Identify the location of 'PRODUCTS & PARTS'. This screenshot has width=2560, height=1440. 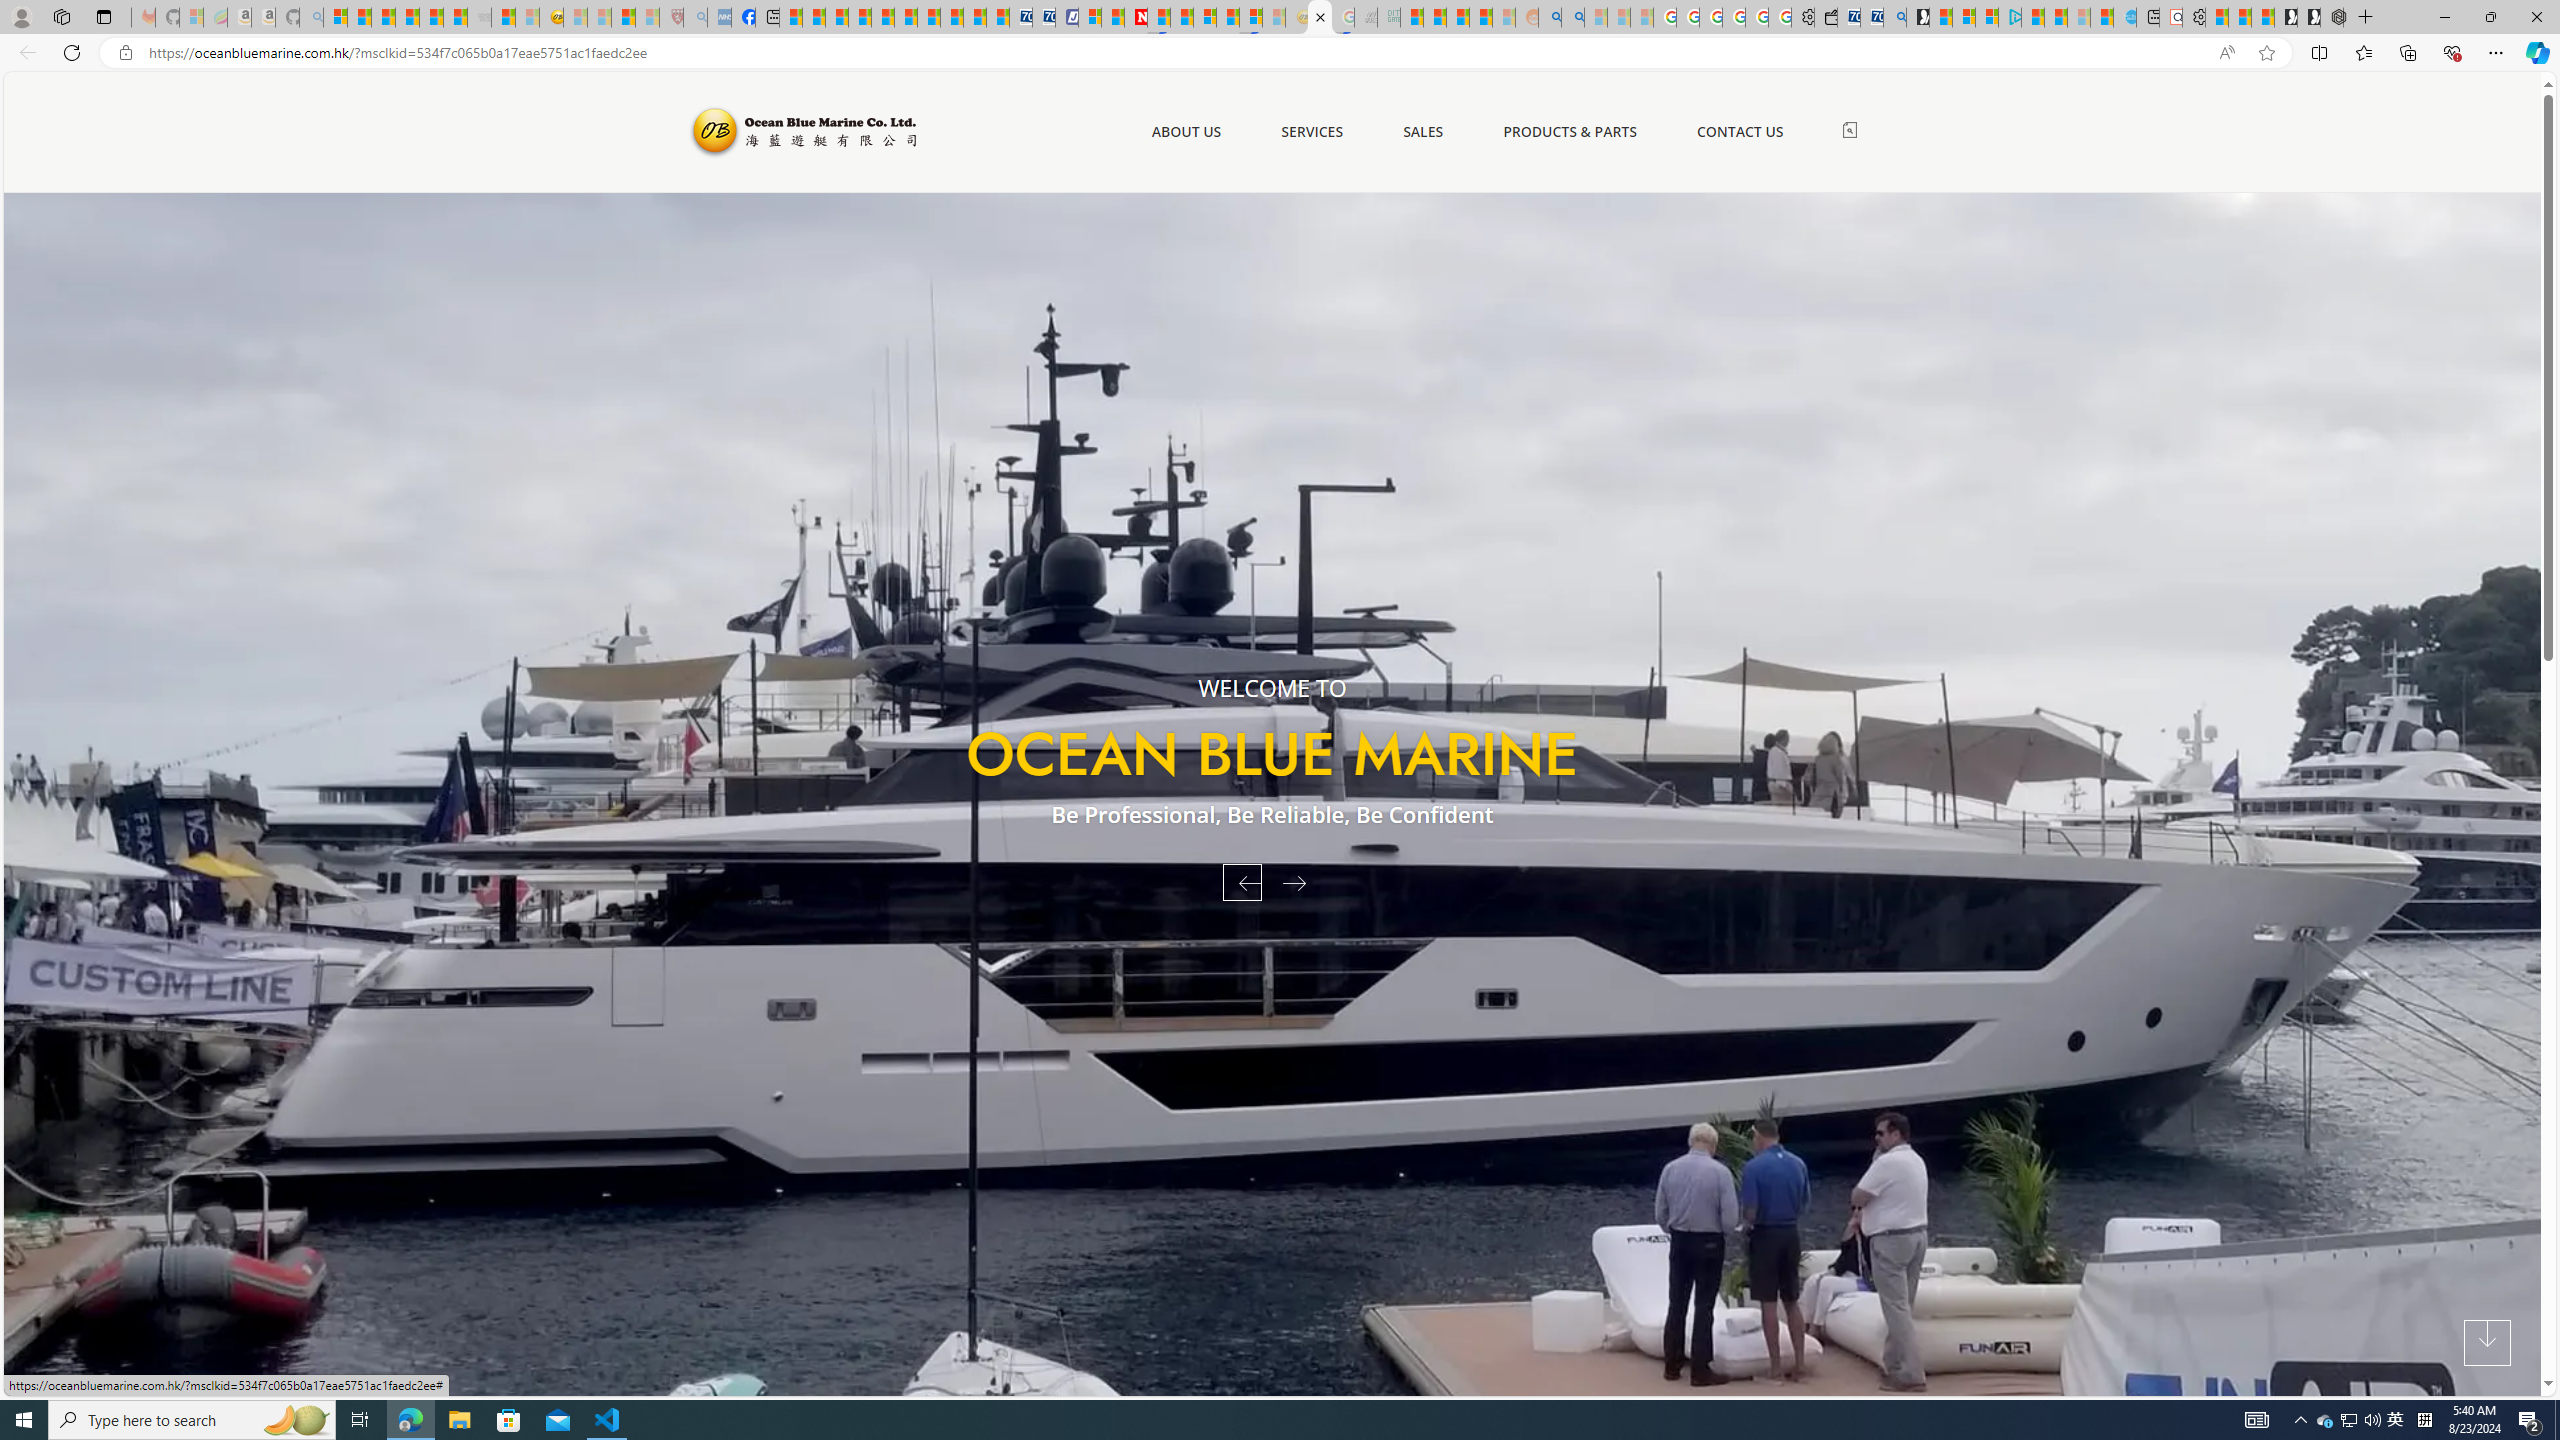
(1569, 131).